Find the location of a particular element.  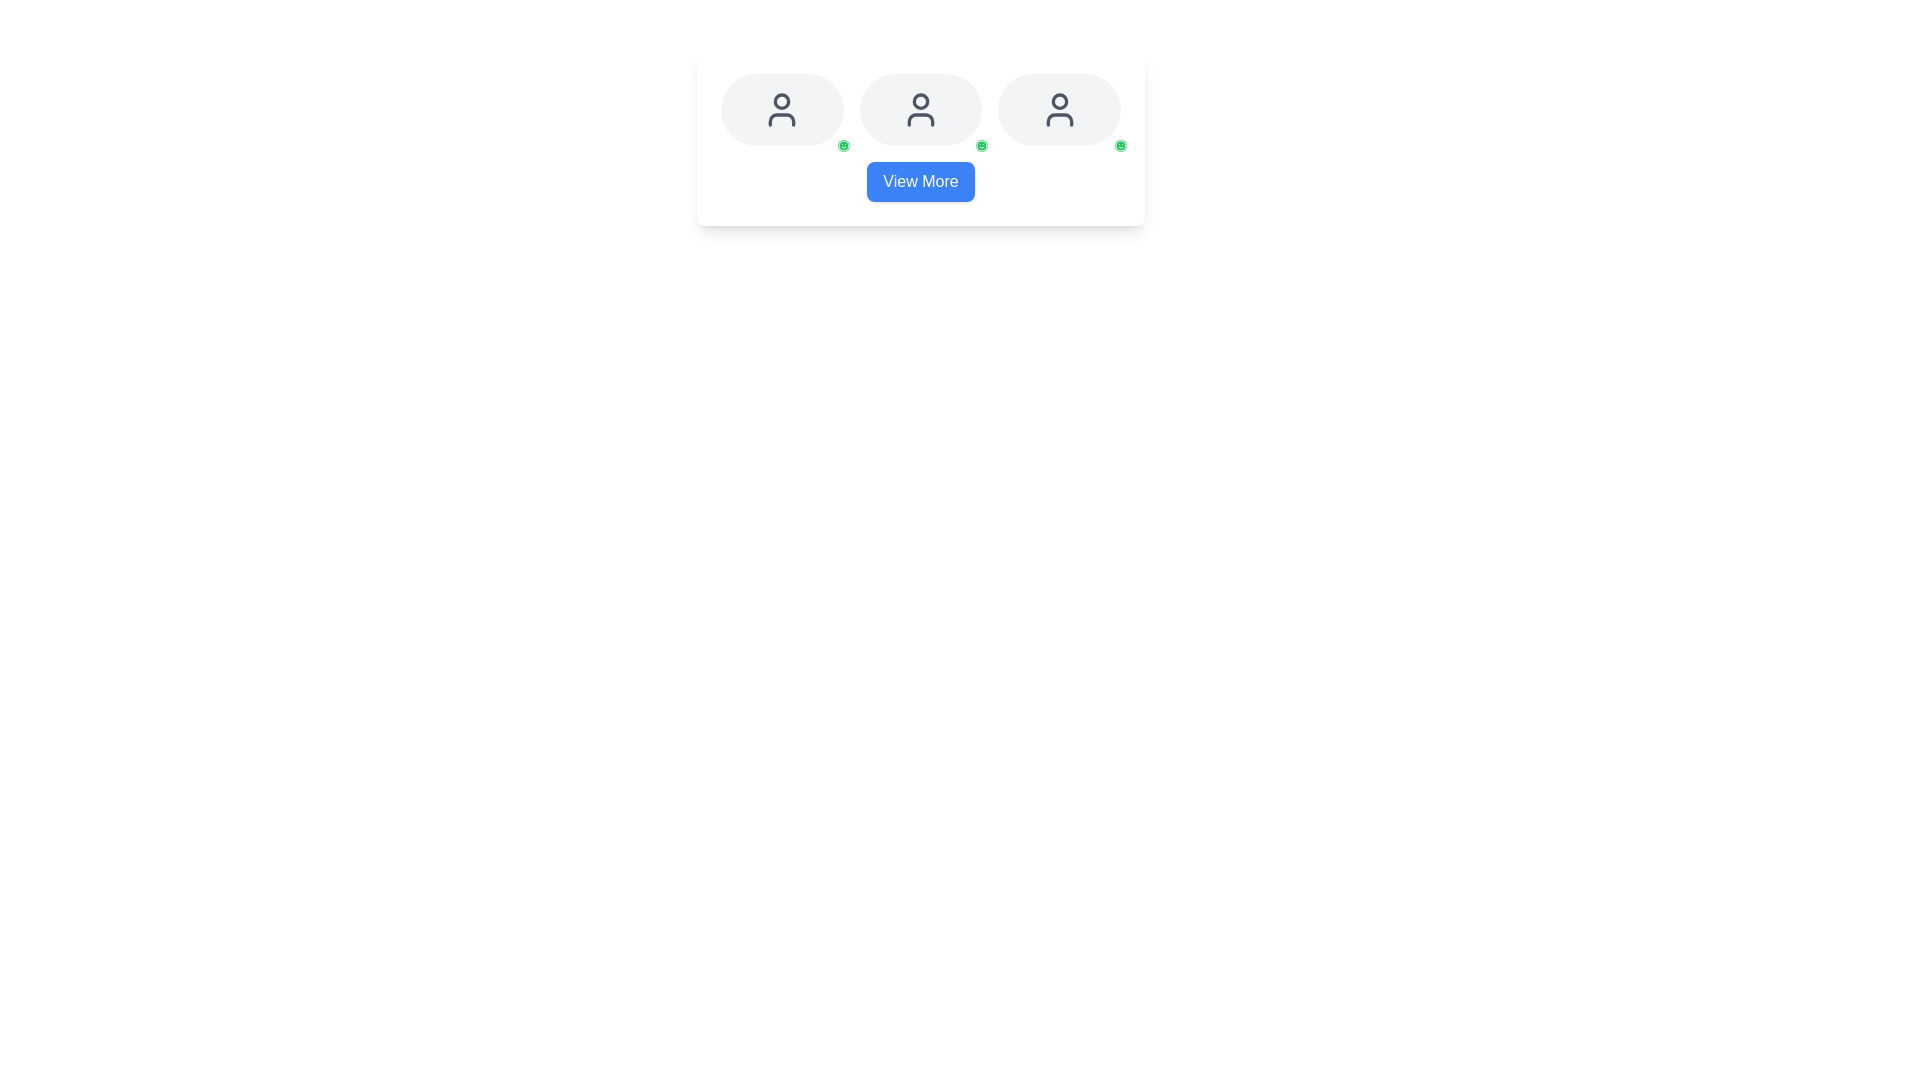

the design context of the user icon element, which is a curved line shape located at the bottom section of the central user icon in a horizontal layout of three user icons is located at coordinates (920, 119).